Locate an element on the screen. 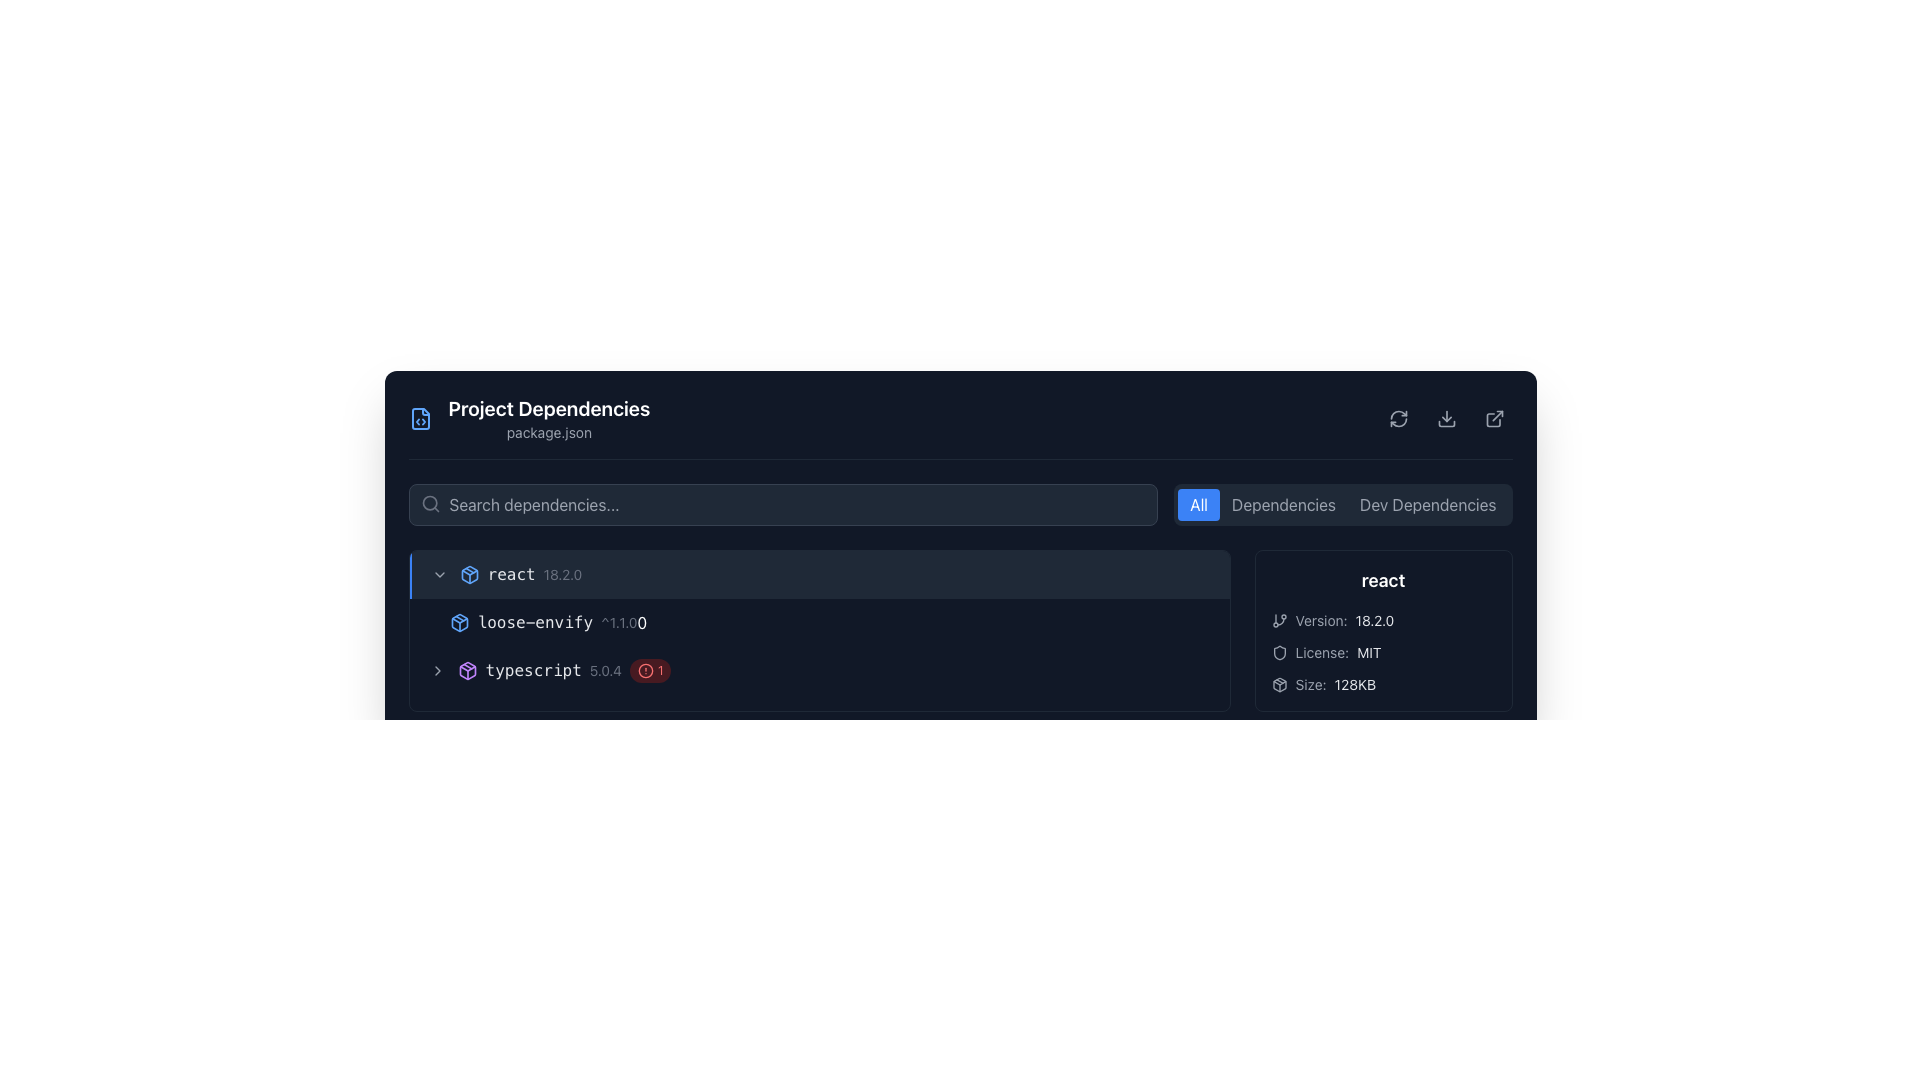 The height and width of the screenshot is (1080, 1920). the text label 'Size:' which is positioned directly to the left of the file size '128KB' in the bottom-right section of the interface is located at coordinates (1310, 684).